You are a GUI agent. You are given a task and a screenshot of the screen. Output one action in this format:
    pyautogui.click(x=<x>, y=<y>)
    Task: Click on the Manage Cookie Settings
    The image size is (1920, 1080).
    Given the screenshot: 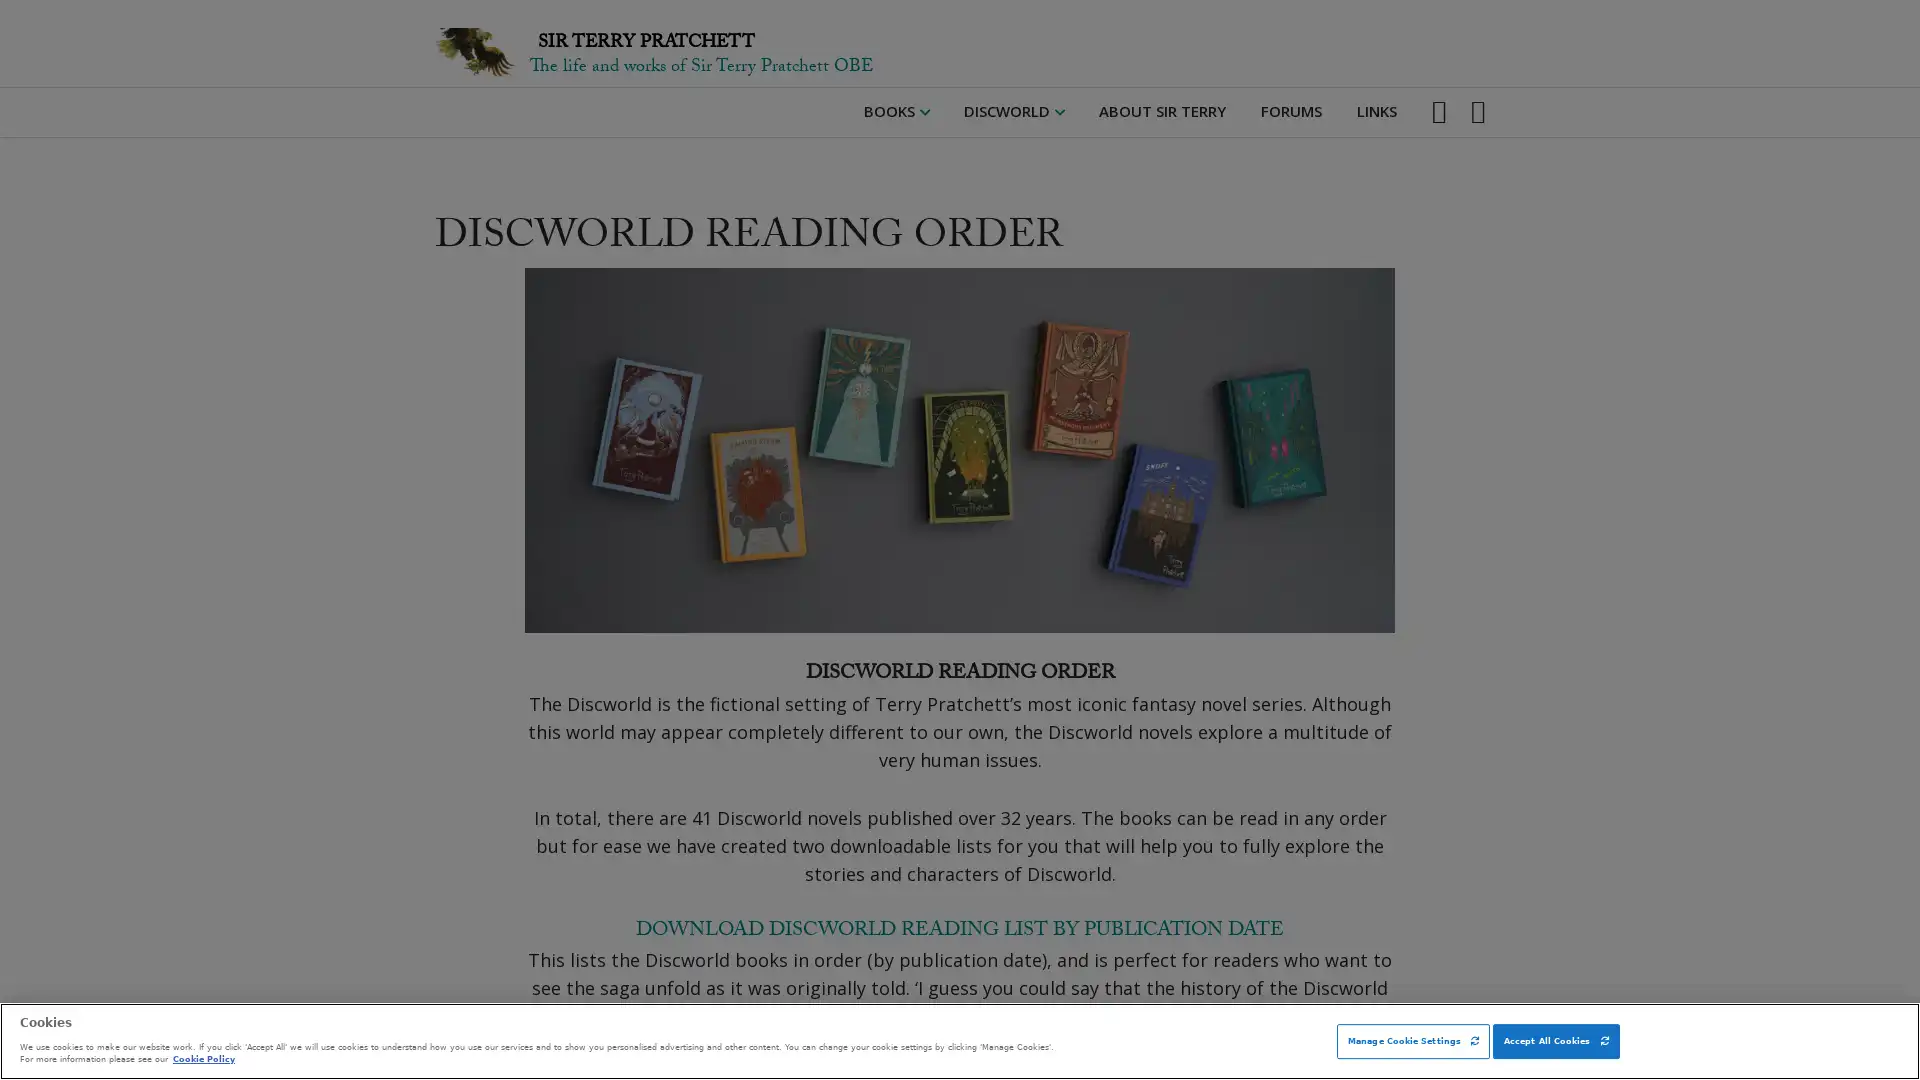 What is the action you would take?
    pyautogui.click(x=1412, y=1040)
    